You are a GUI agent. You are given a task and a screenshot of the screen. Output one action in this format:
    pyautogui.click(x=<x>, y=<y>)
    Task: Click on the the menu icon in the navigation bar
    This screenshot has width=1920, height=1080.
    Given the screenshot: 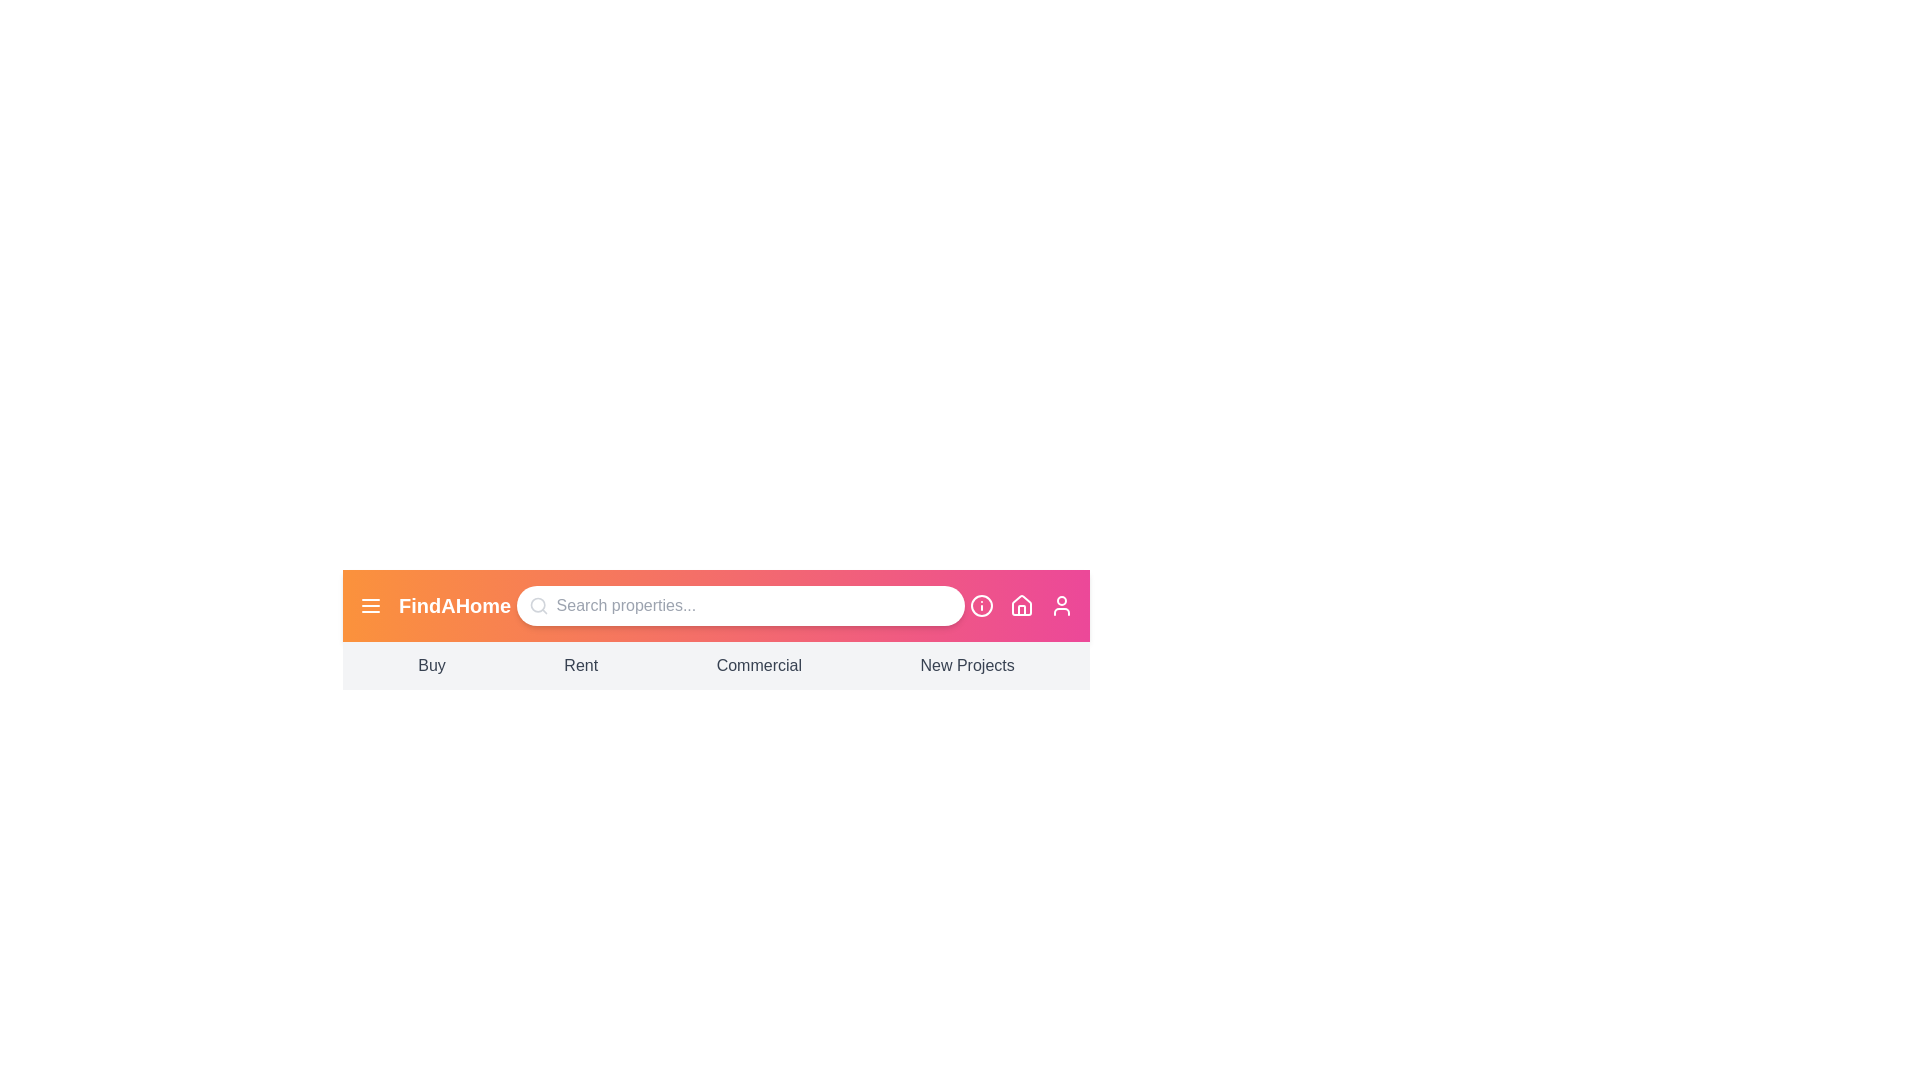 What is the action you would take?
    pyautogui.click(x=370, y=604)
    